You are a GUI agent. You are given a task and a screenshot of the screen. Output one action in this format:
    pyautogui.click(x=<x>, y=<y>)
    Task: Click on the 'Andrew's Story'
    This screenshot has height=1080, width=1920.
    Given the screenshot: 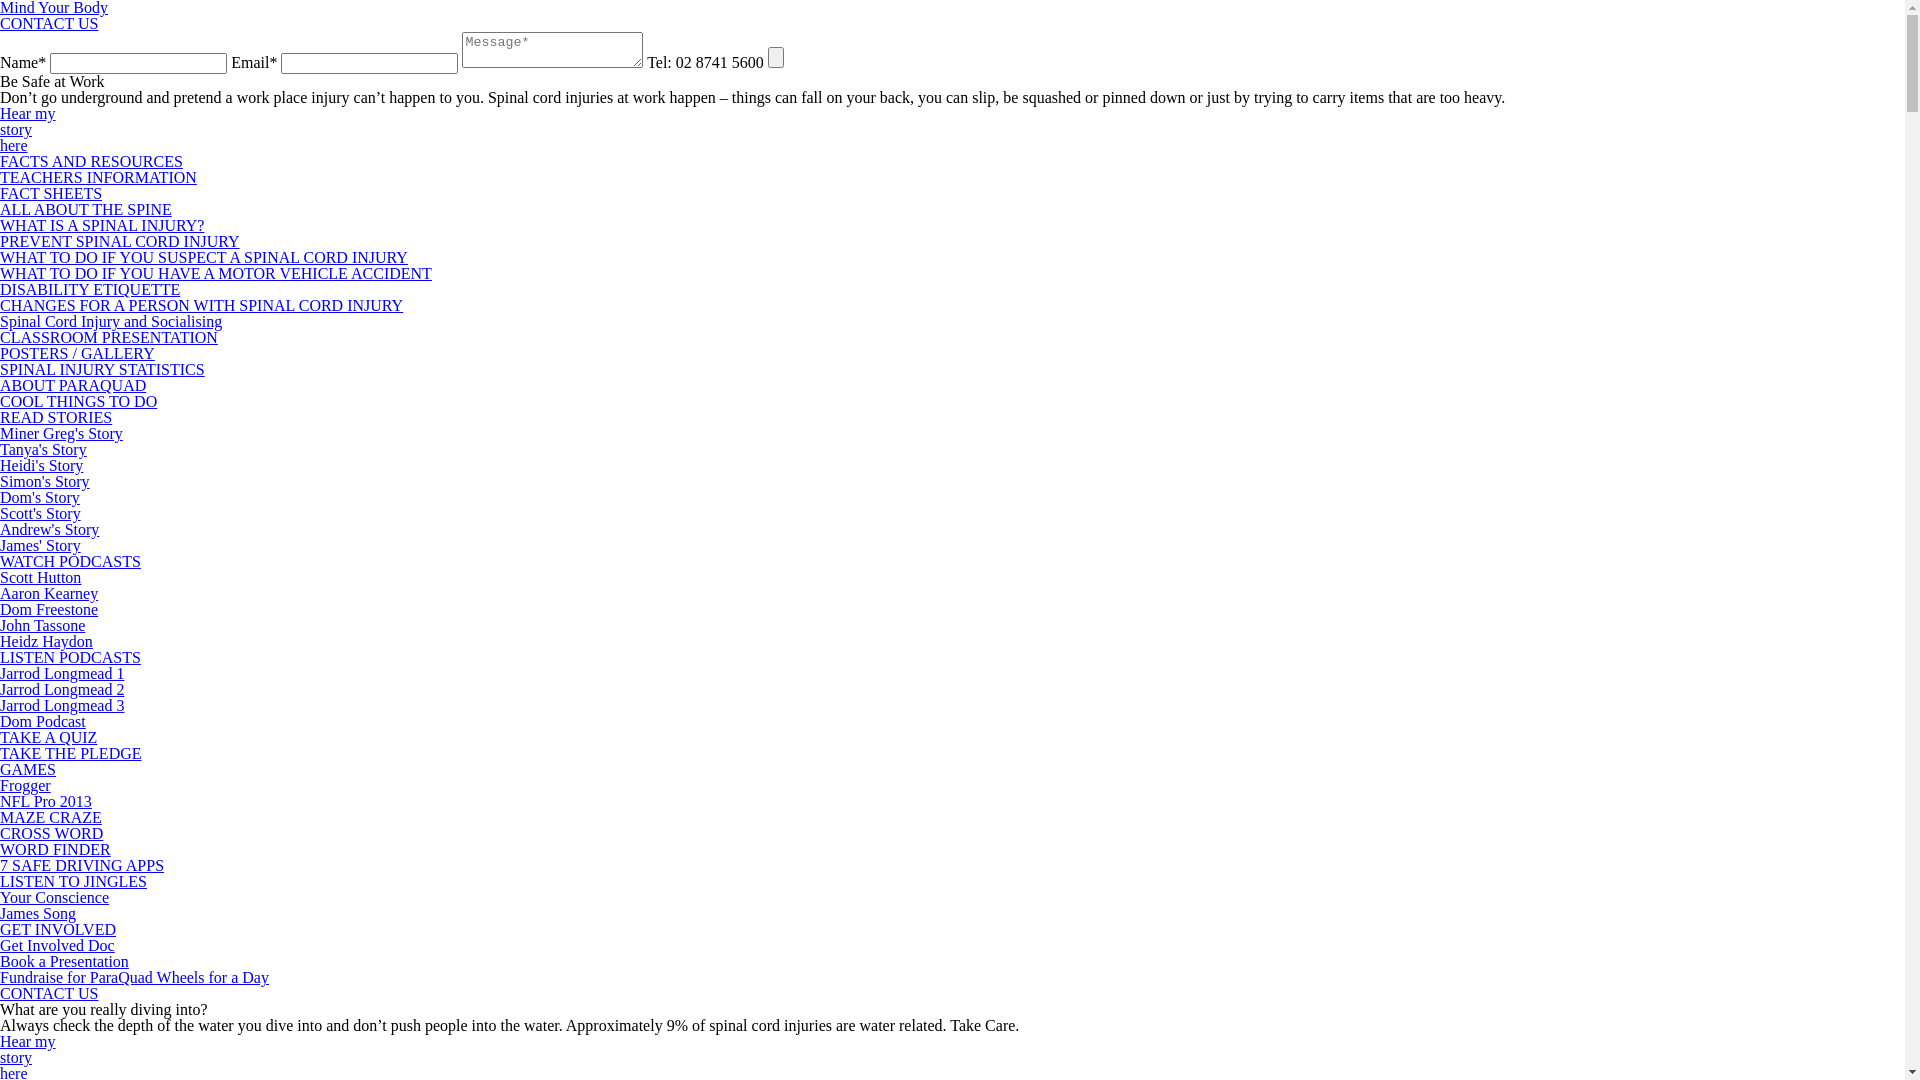 What is the action you would take?
    pyautogui.click(x=0, y=528)
    